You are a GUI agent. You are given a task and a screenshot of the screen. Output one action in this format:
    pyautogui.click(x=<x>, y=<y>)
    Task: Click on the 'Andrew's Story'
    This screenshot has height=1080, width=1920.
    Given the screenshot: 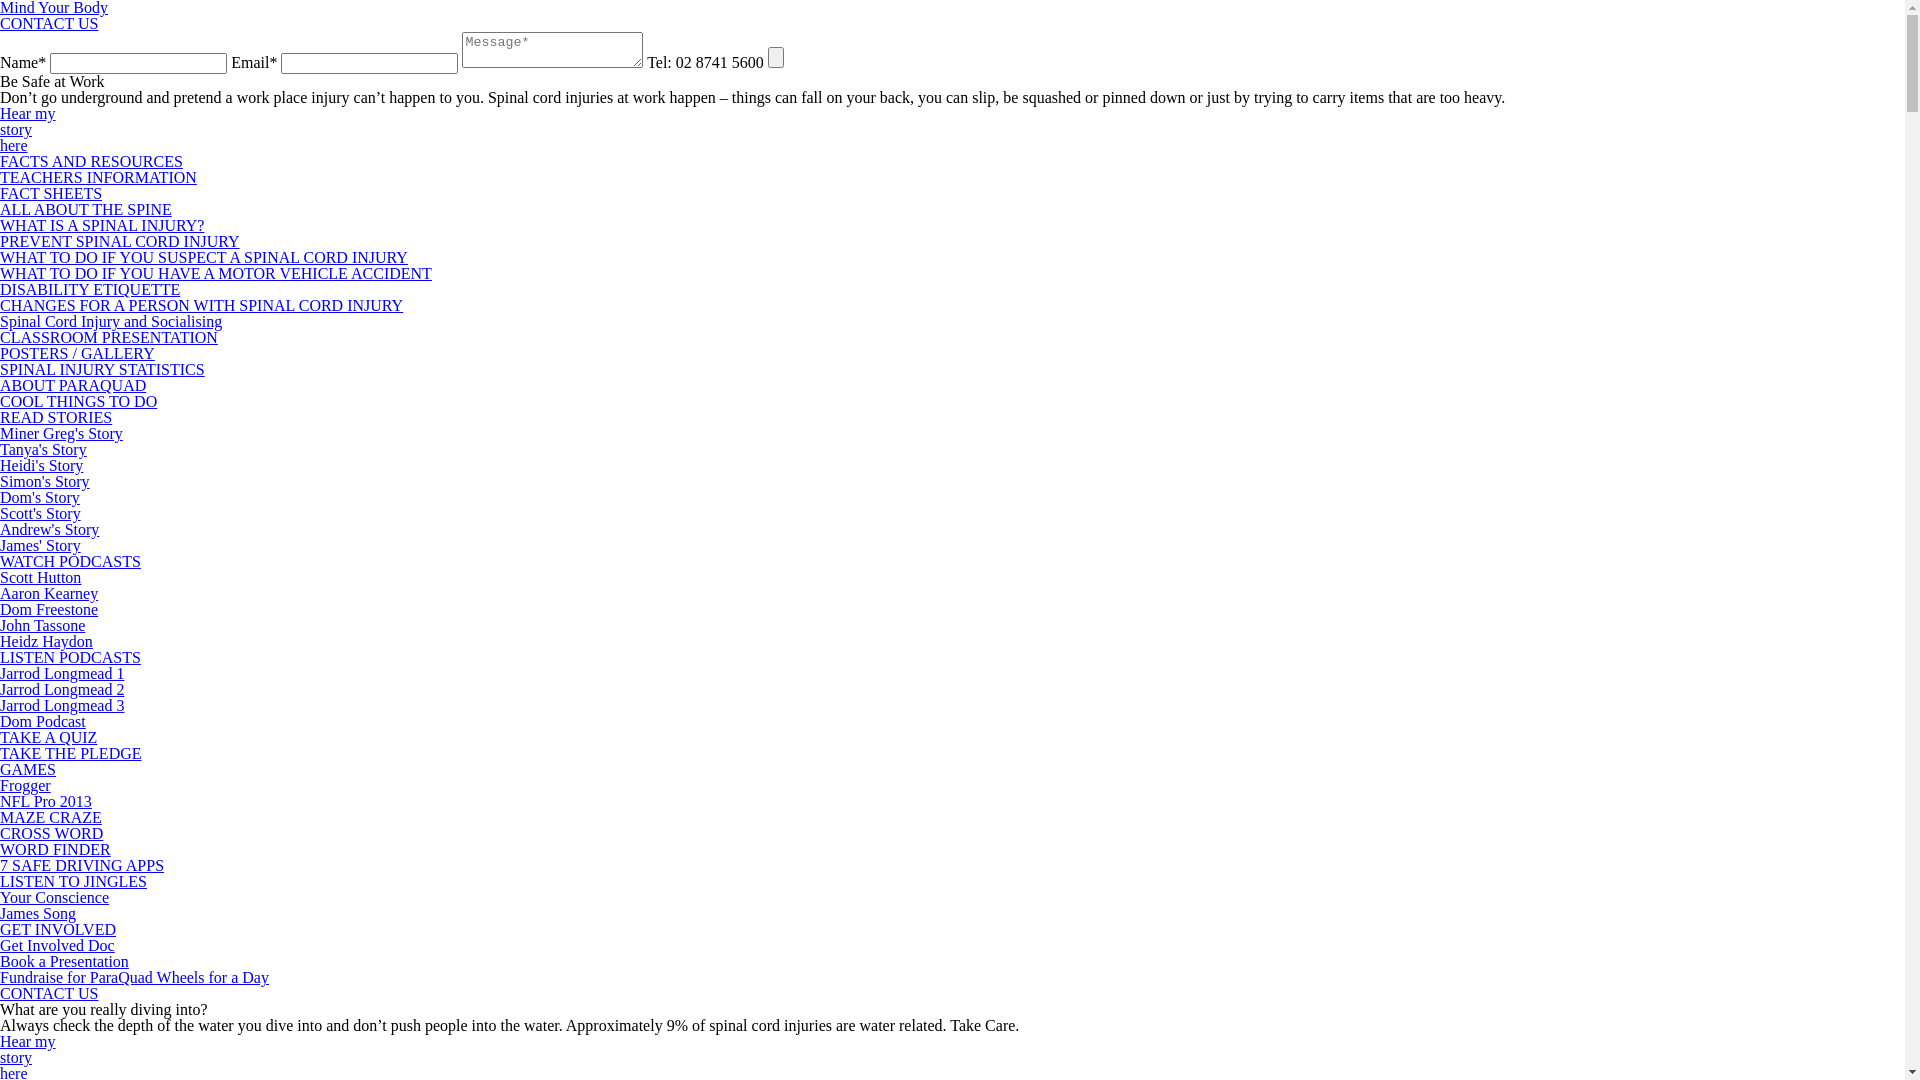 What is the action you would take?
    pyautogui.click(x=0, y=528)
    